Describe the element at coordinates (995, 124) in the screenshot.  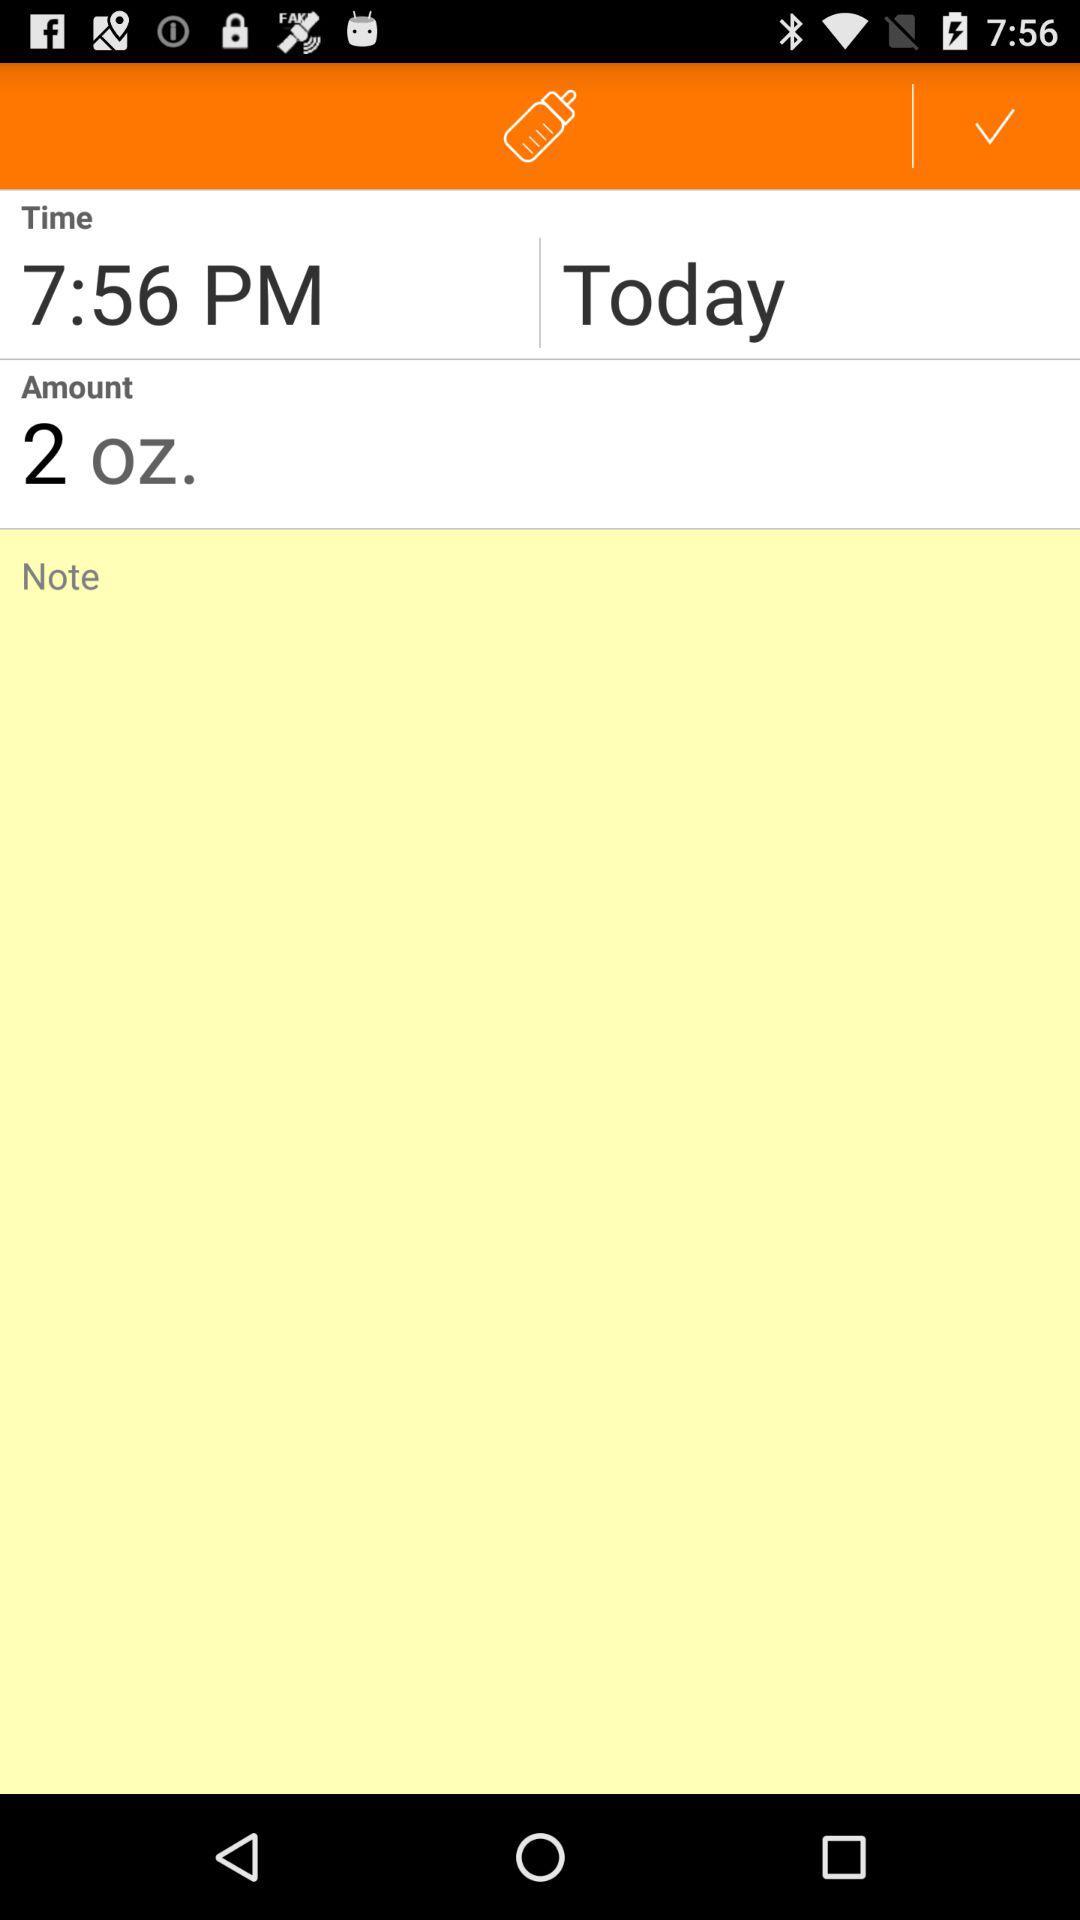
I see `tick symbol` at that location.